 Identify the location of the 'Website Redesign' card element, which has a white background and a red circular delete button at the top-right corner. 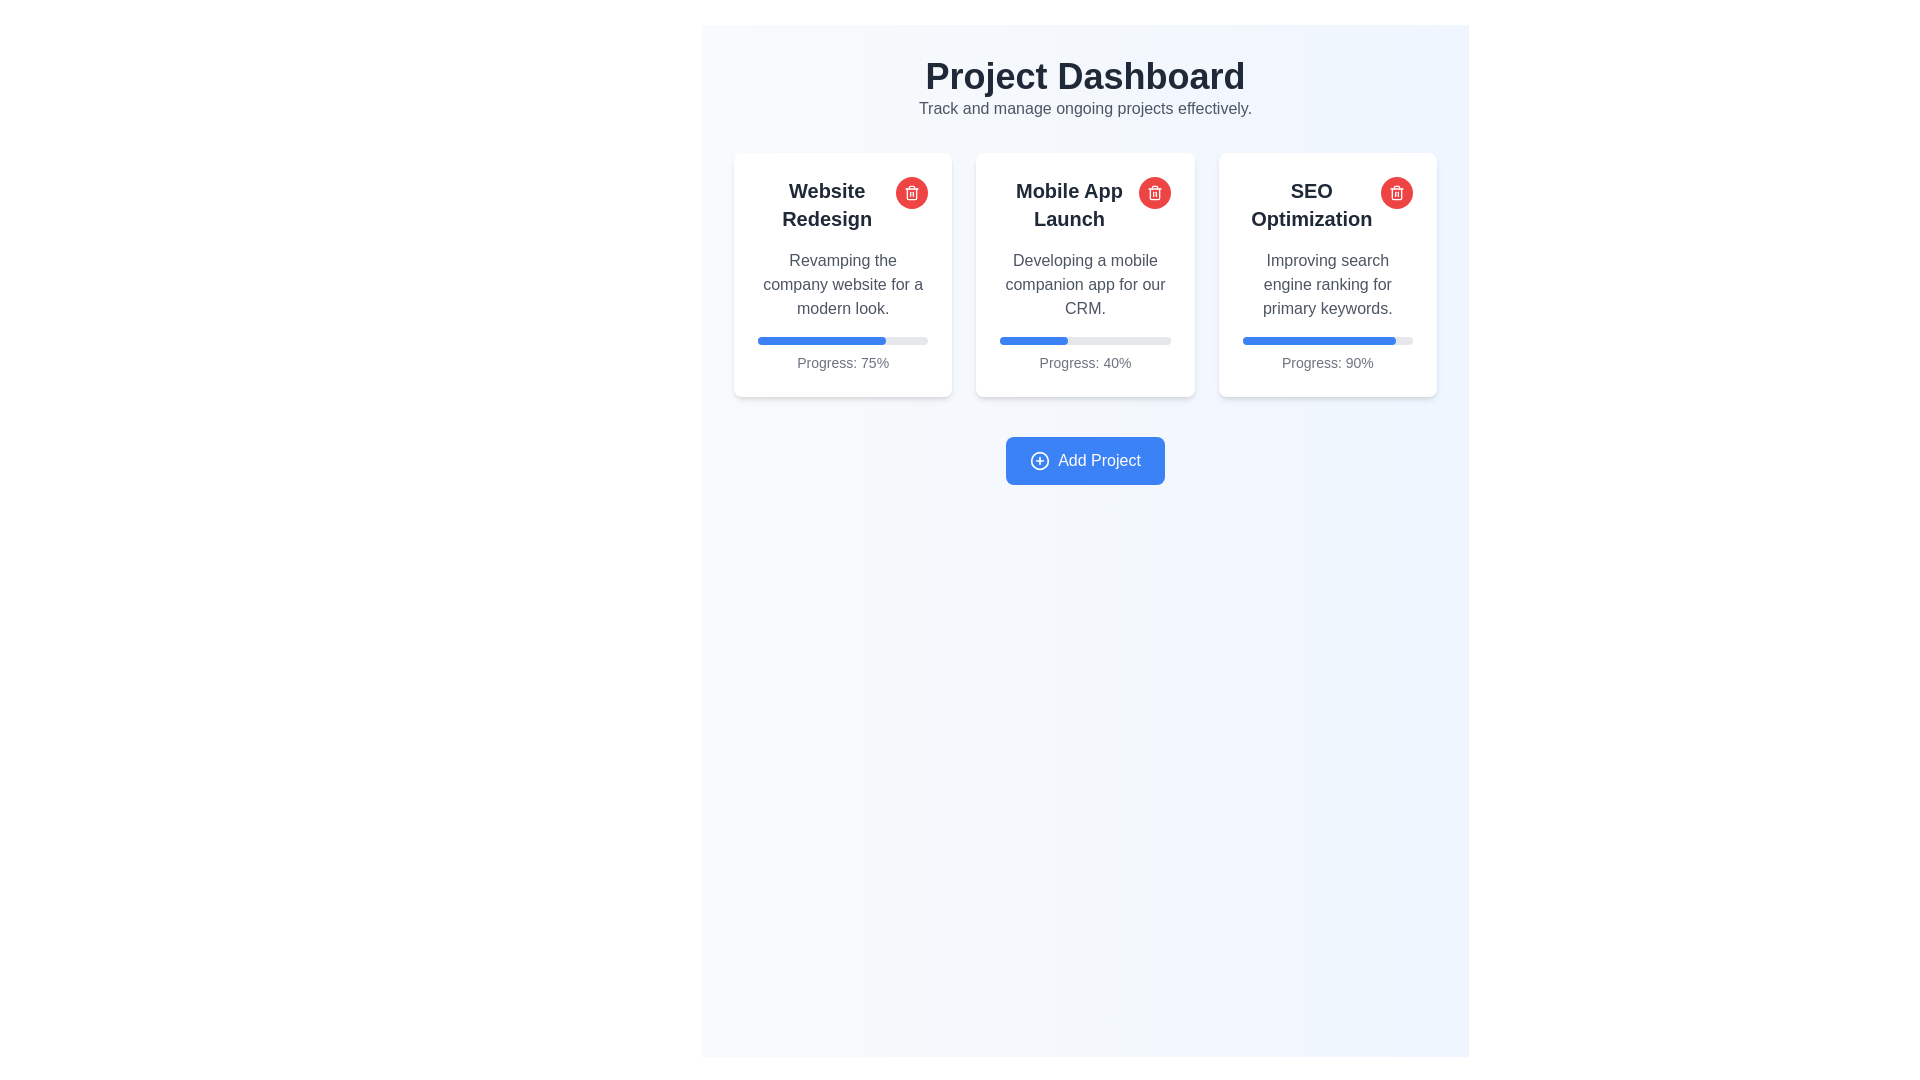
(843, 274).